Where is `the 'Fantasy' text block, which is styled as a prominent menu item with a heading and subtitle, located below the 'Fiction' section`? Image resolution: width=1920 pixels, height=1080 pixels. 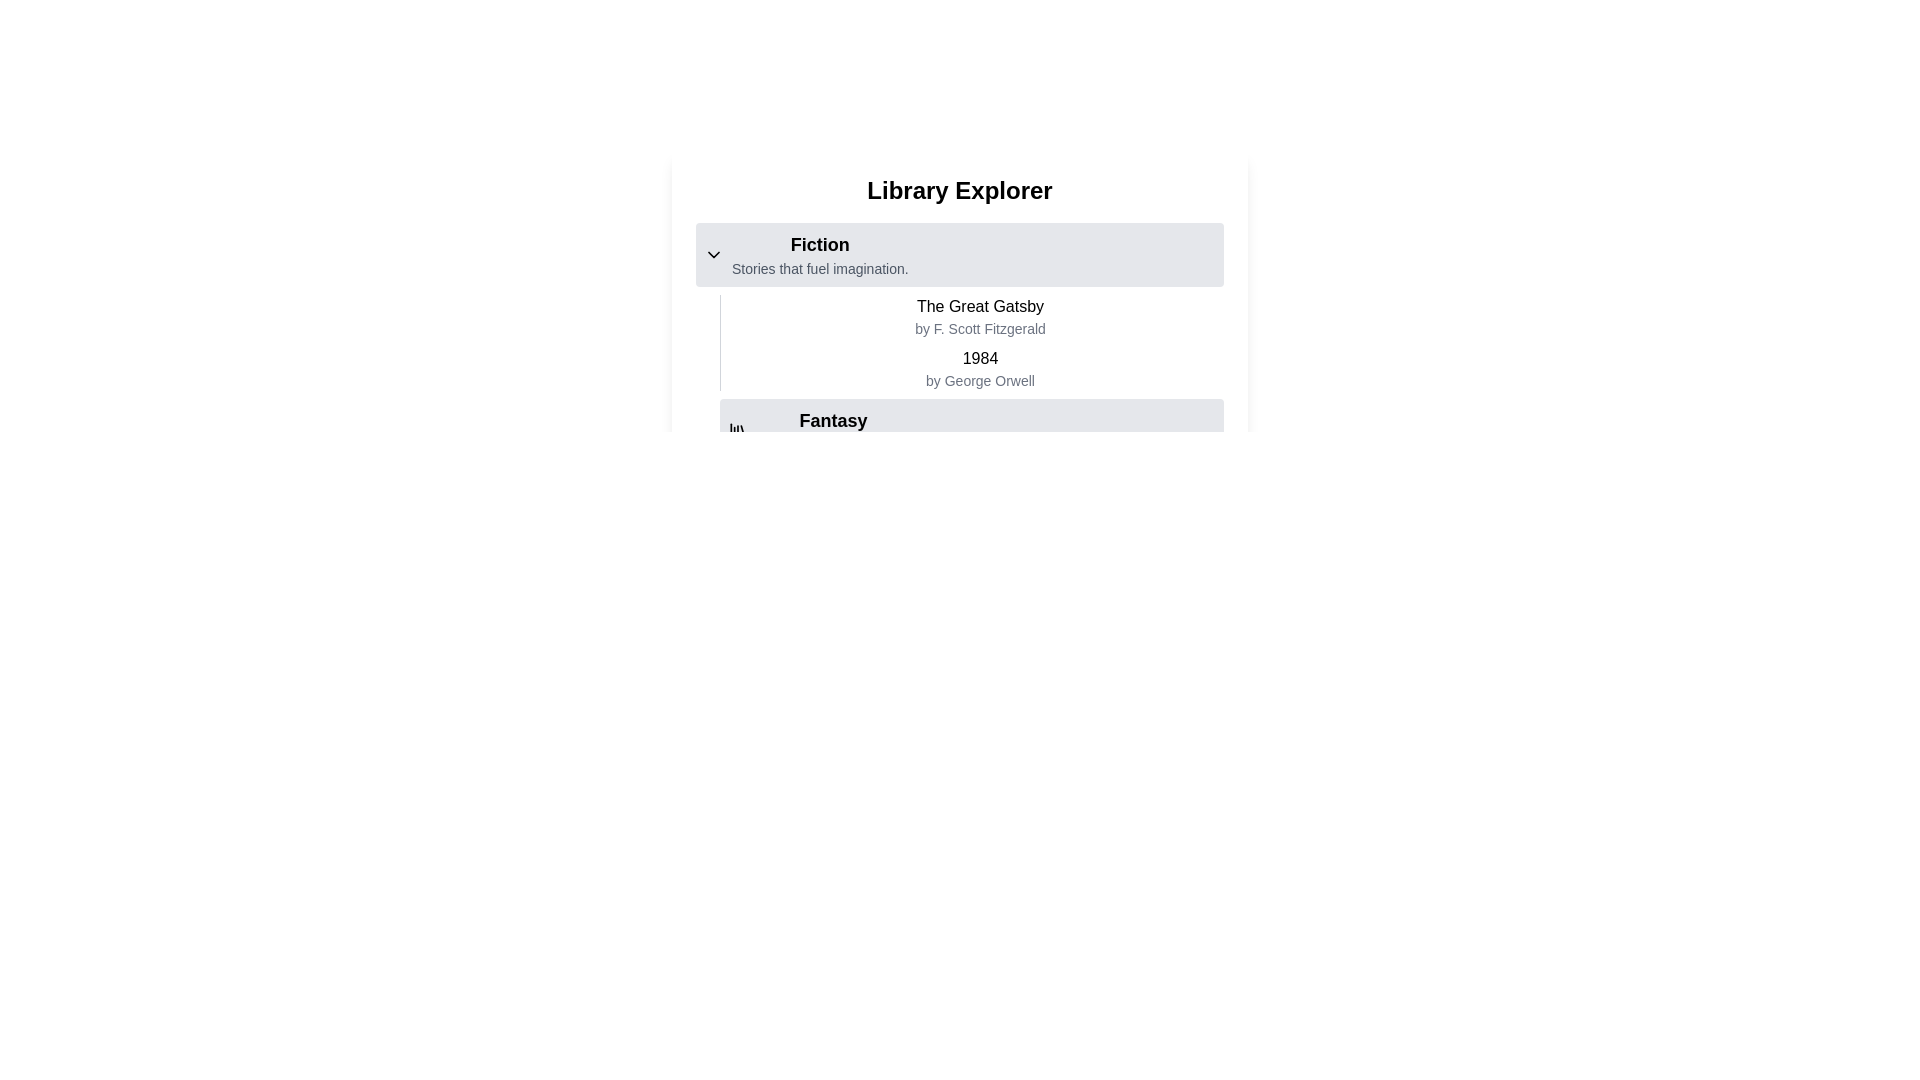 the 'Fantasy' text block, which is styled as a prominent menu item with a heading and subtitle, located below the 'Fiction' section is located at coordinates (833, 430).